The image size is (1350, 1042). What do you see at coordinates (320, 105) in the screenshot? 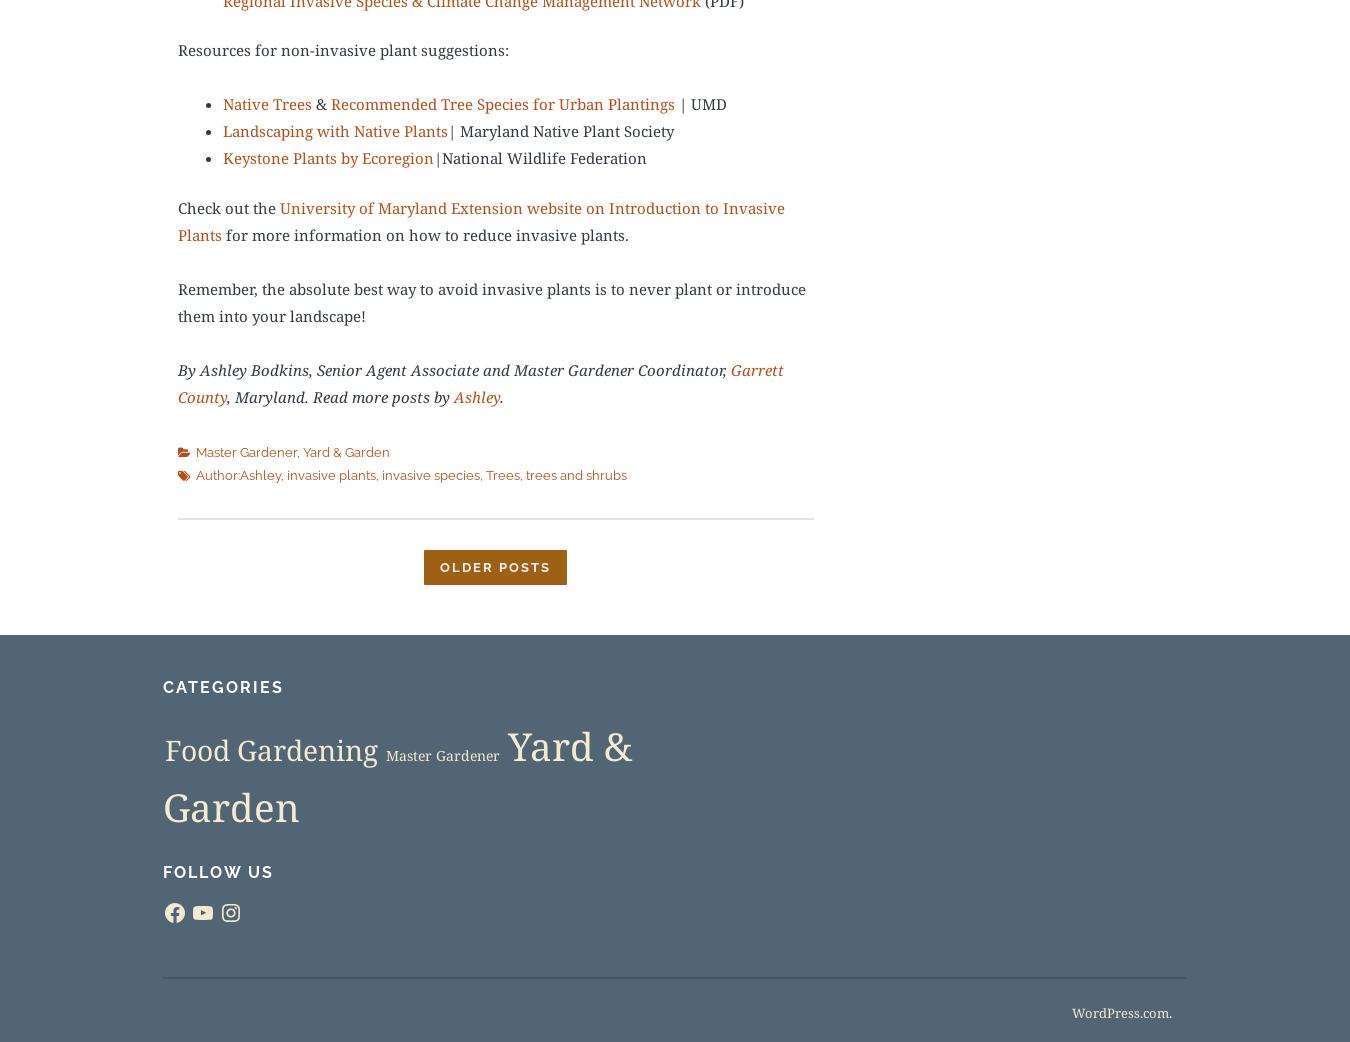
I see `'&'` at bounding box center [320, 105].